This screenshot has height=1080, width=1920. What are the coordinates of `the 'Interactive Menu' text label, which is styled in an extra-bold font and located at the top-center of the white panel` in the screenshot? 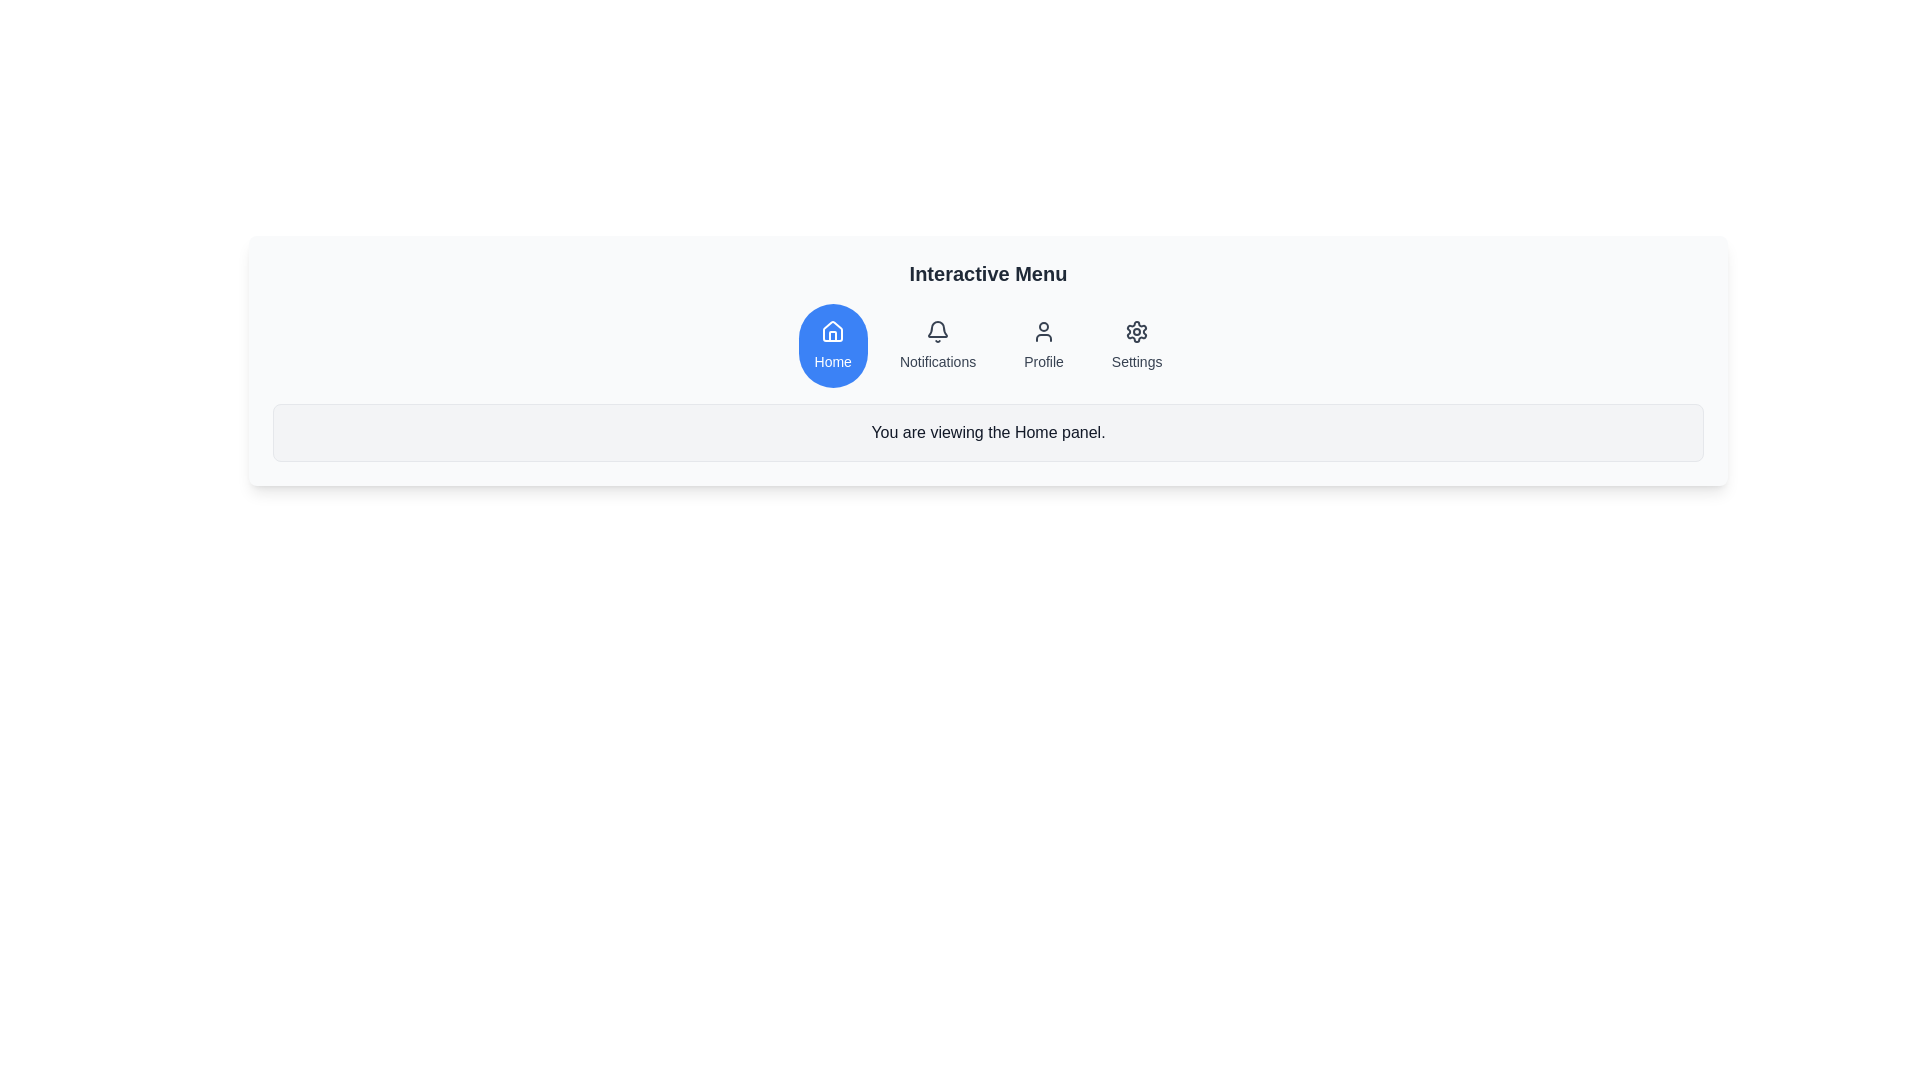 It's located at (988, 273).